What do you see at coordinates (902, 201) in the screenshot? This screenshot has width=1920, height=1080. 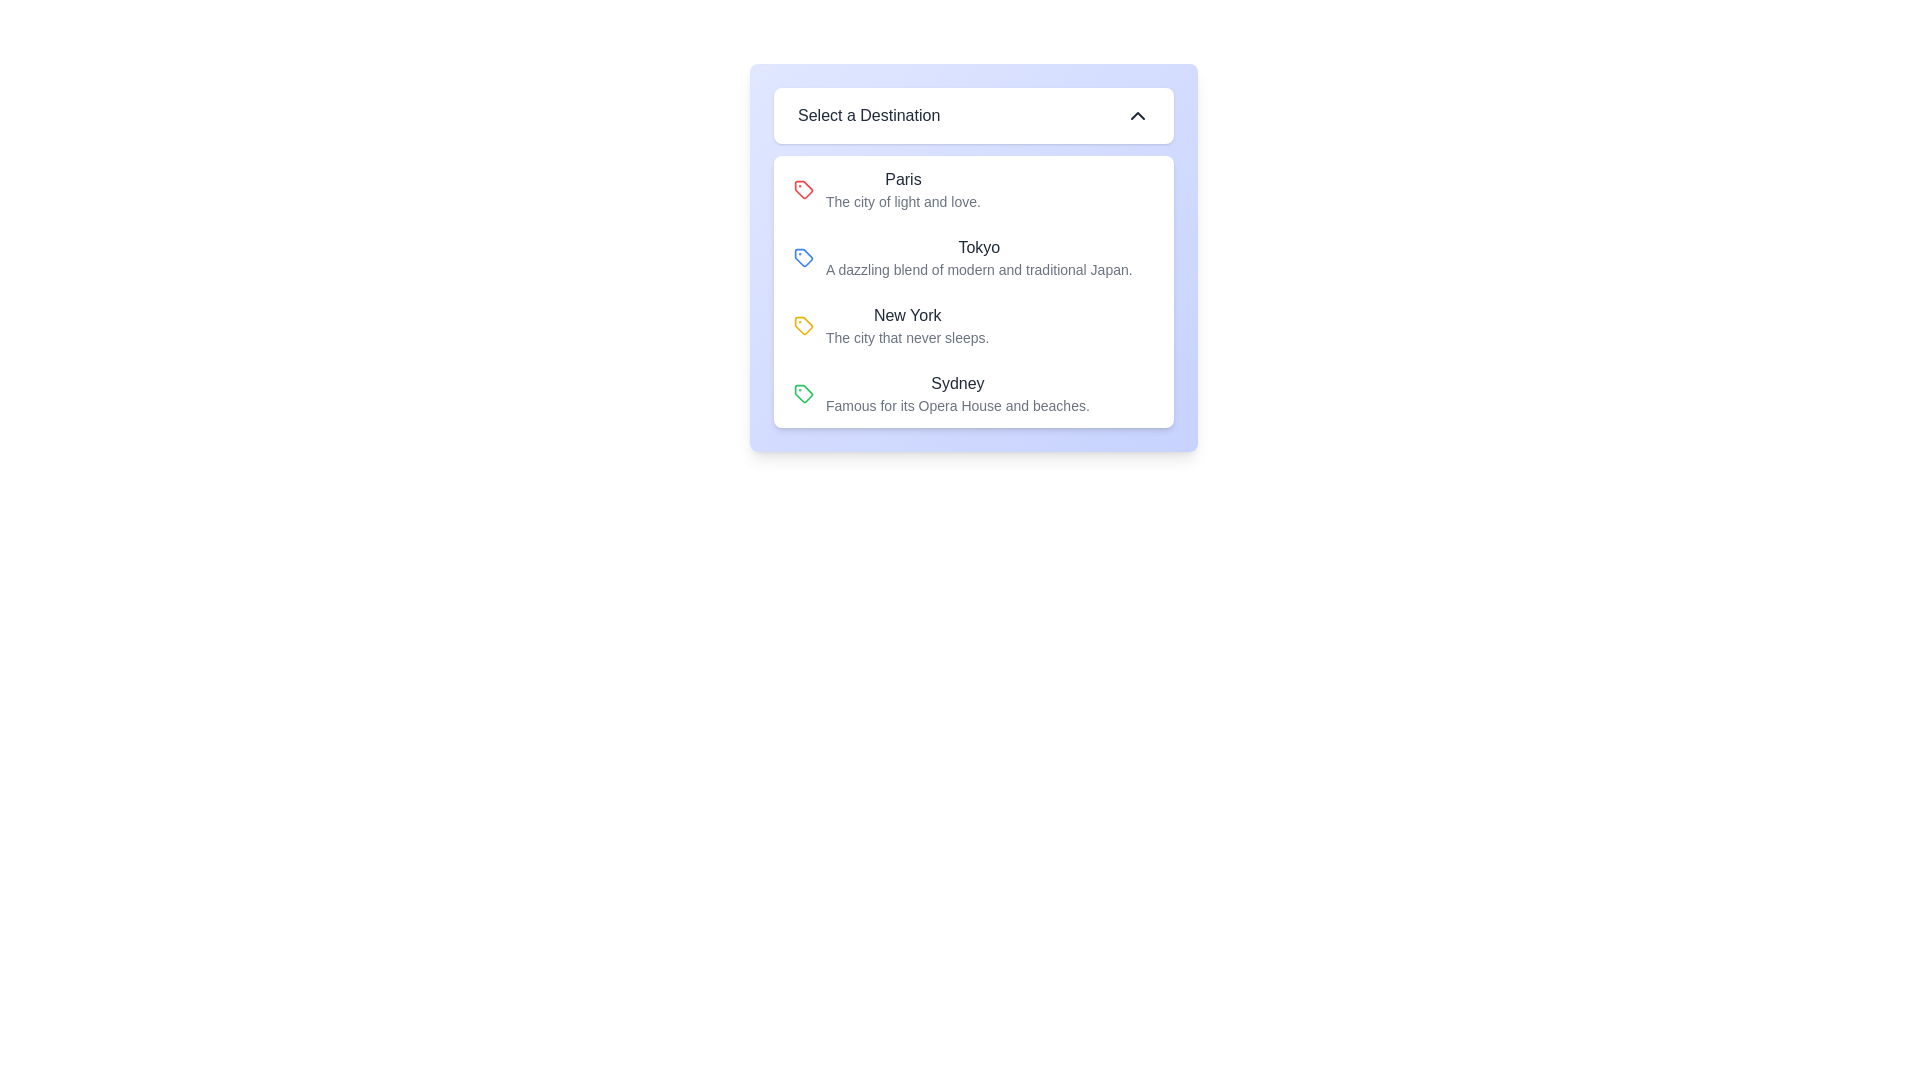 I see `the text element that displays 'The city of light and love.' located directly below the 'Paris' text in the destination list` at bounding box center [902, 201].